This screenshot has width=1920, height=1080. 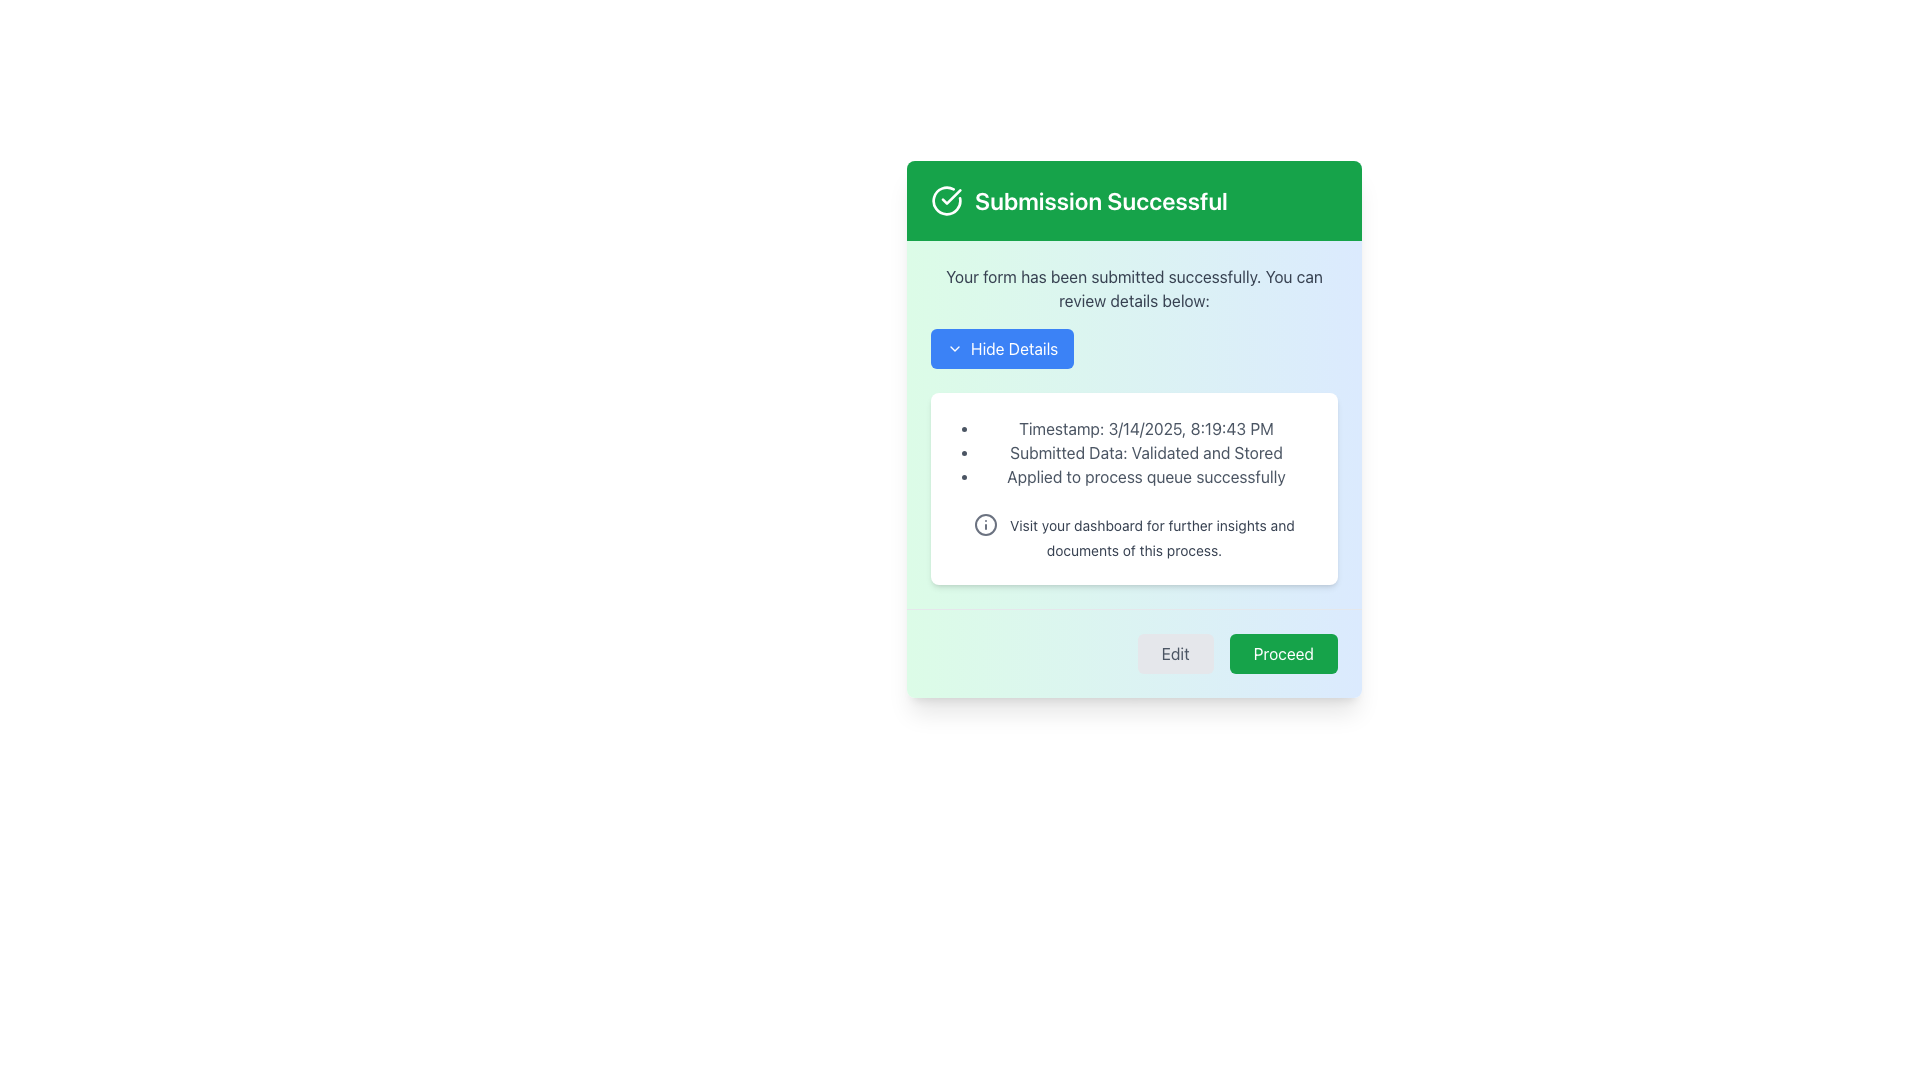 I want to click on static text that notifies the user about the successful form submission, which is located within a white card directly below the green header 'Submission Successful', so click(x=1134, y=289).